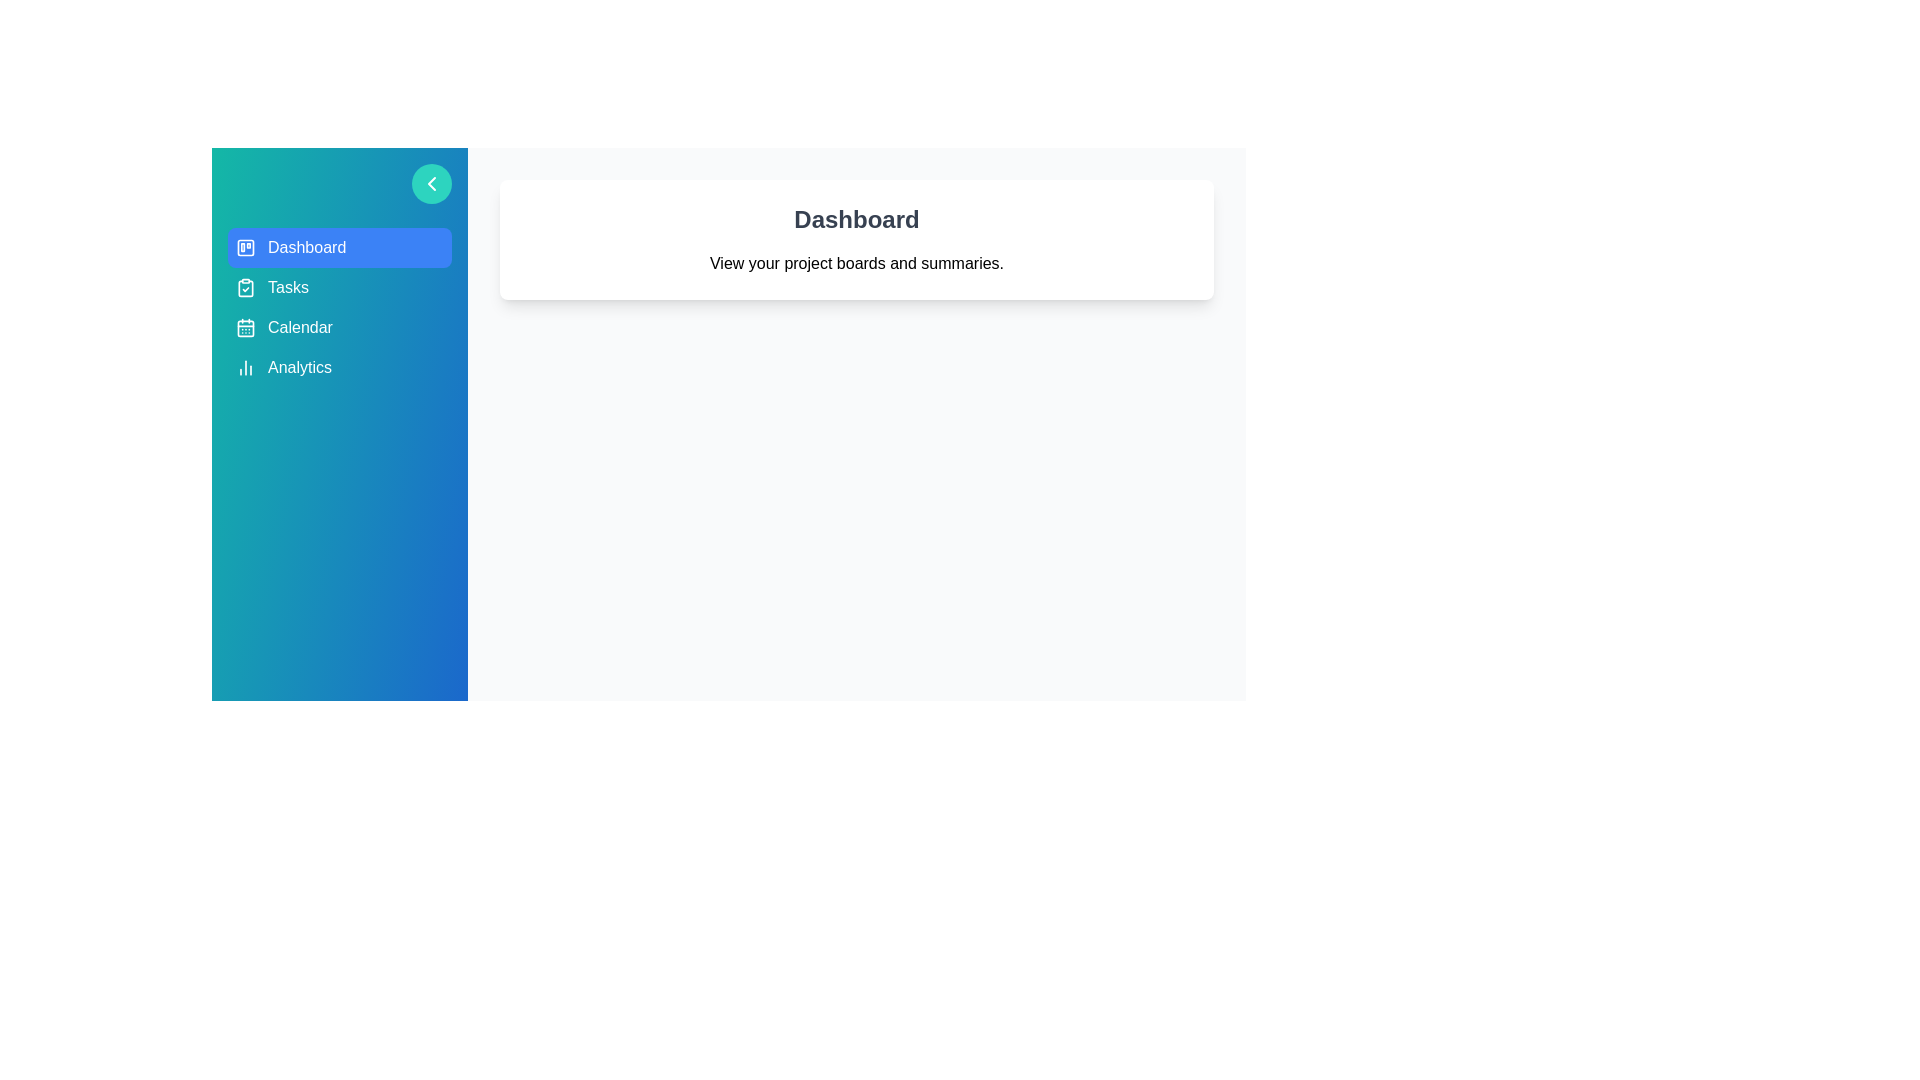 This screenshot has width=1920, height=1080. What do you see at coordinates (340, 246) in the screenshot?
I see `the blue 'Dashboard' navigation button located at the top of the vertical menu on the left side of the interface` at bounding box center [340, 246].